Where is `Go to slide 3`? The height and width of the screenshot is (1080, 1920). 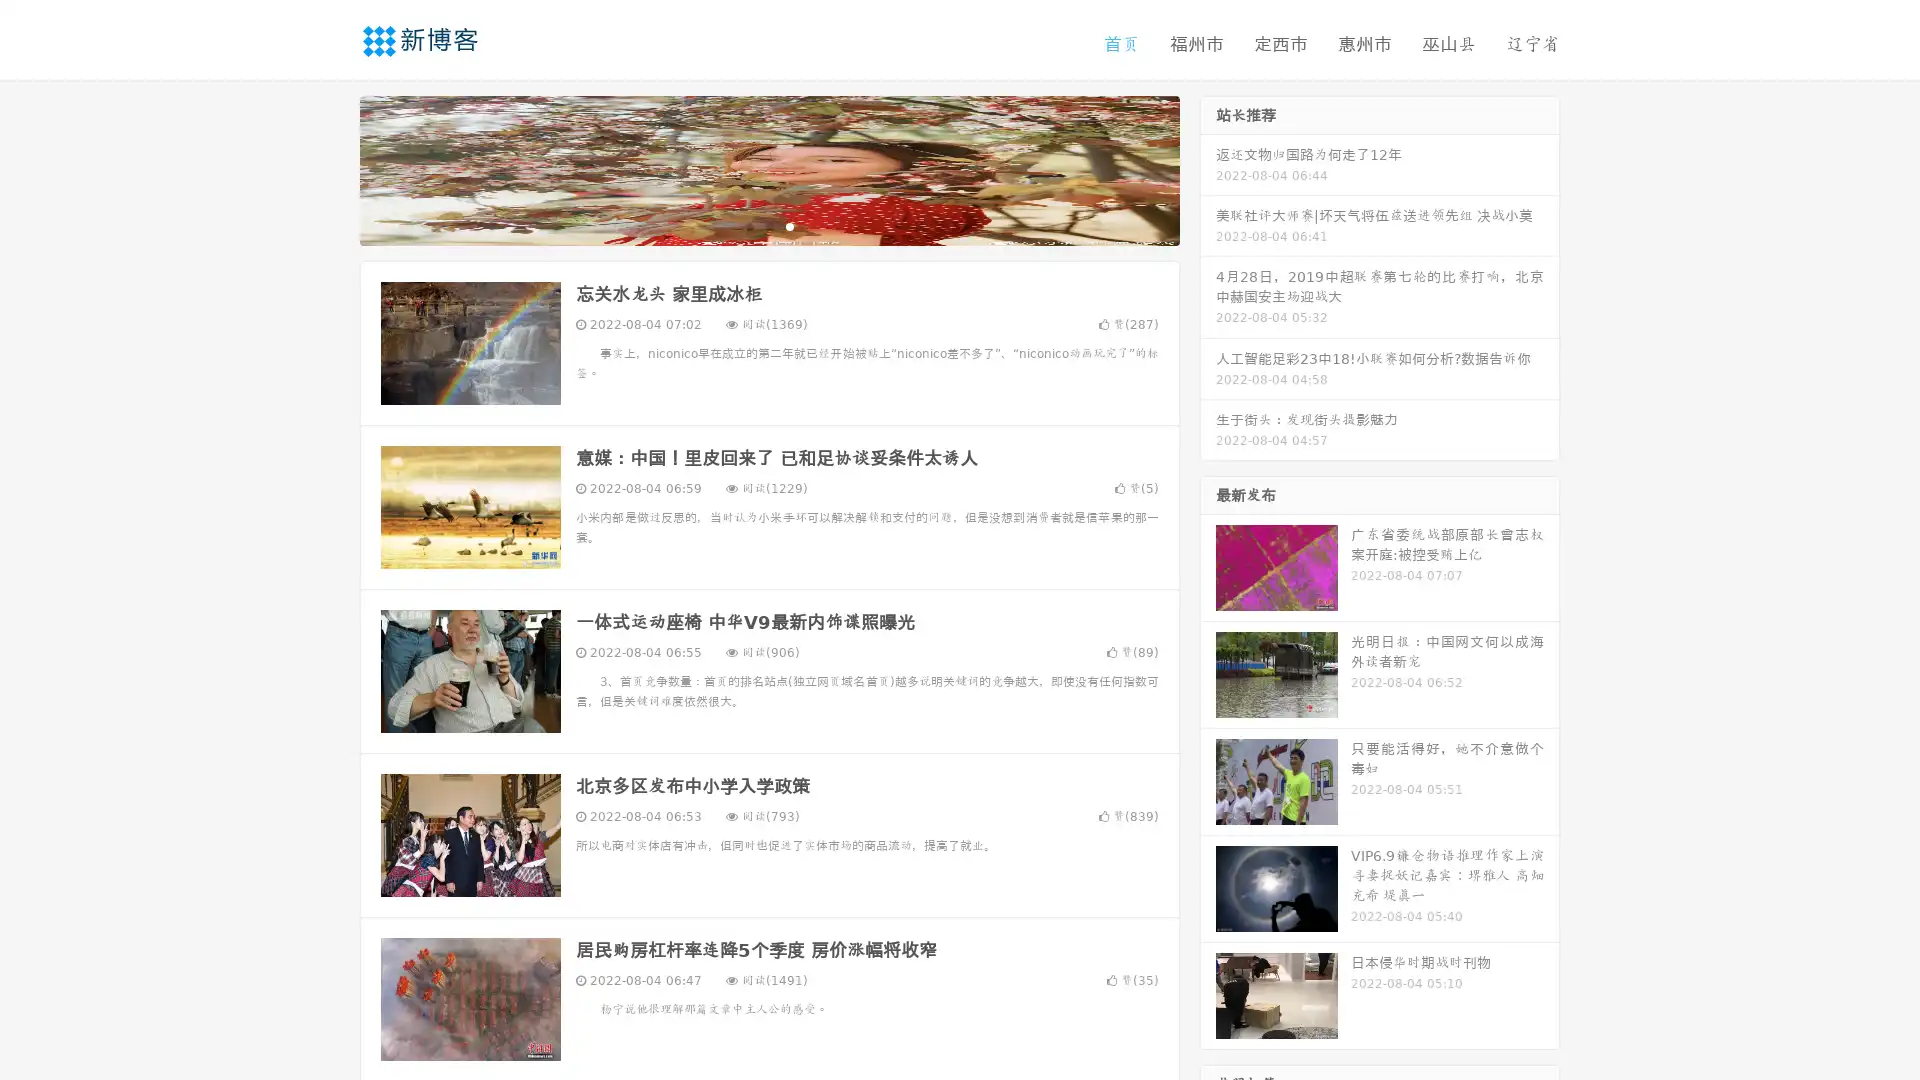
Go to slide 3 is located at coordinates (789, 225).